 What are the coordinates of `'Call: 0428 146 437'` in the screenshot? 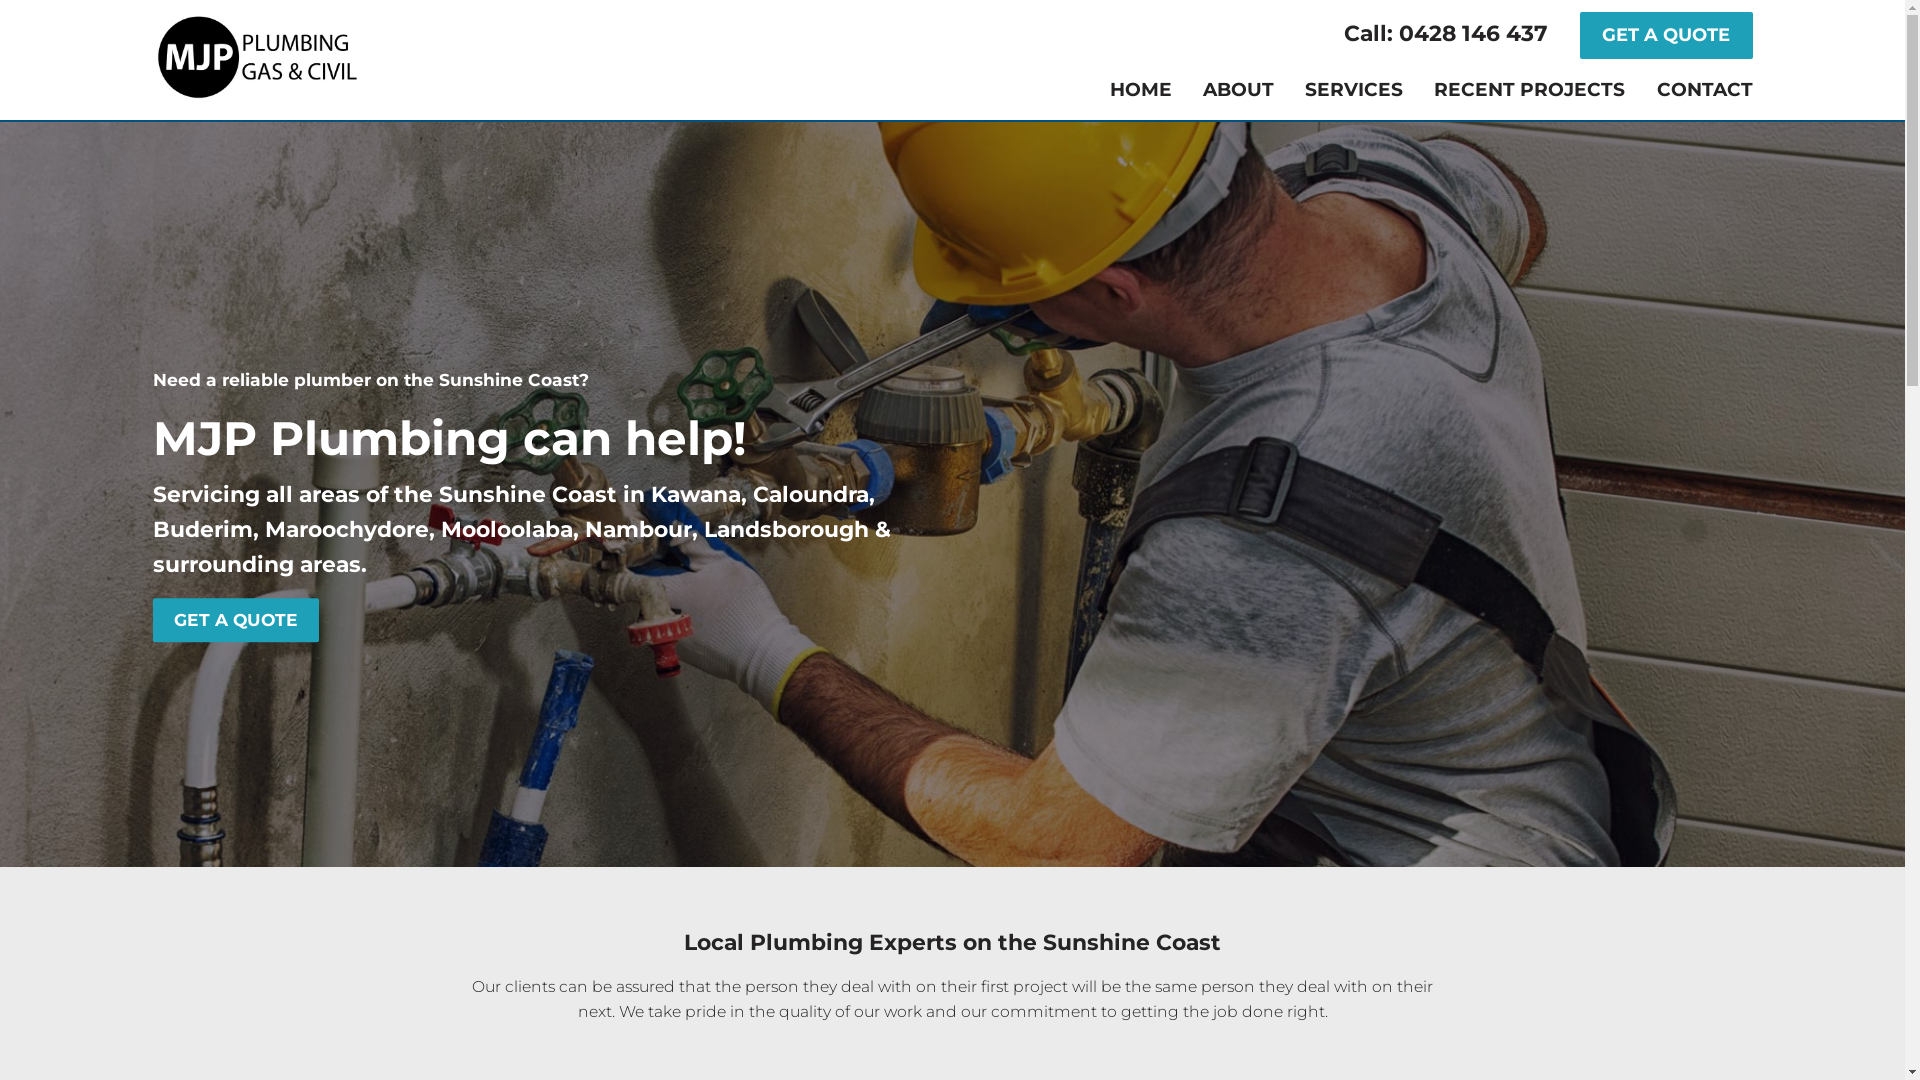 It's located at (1459, 35).